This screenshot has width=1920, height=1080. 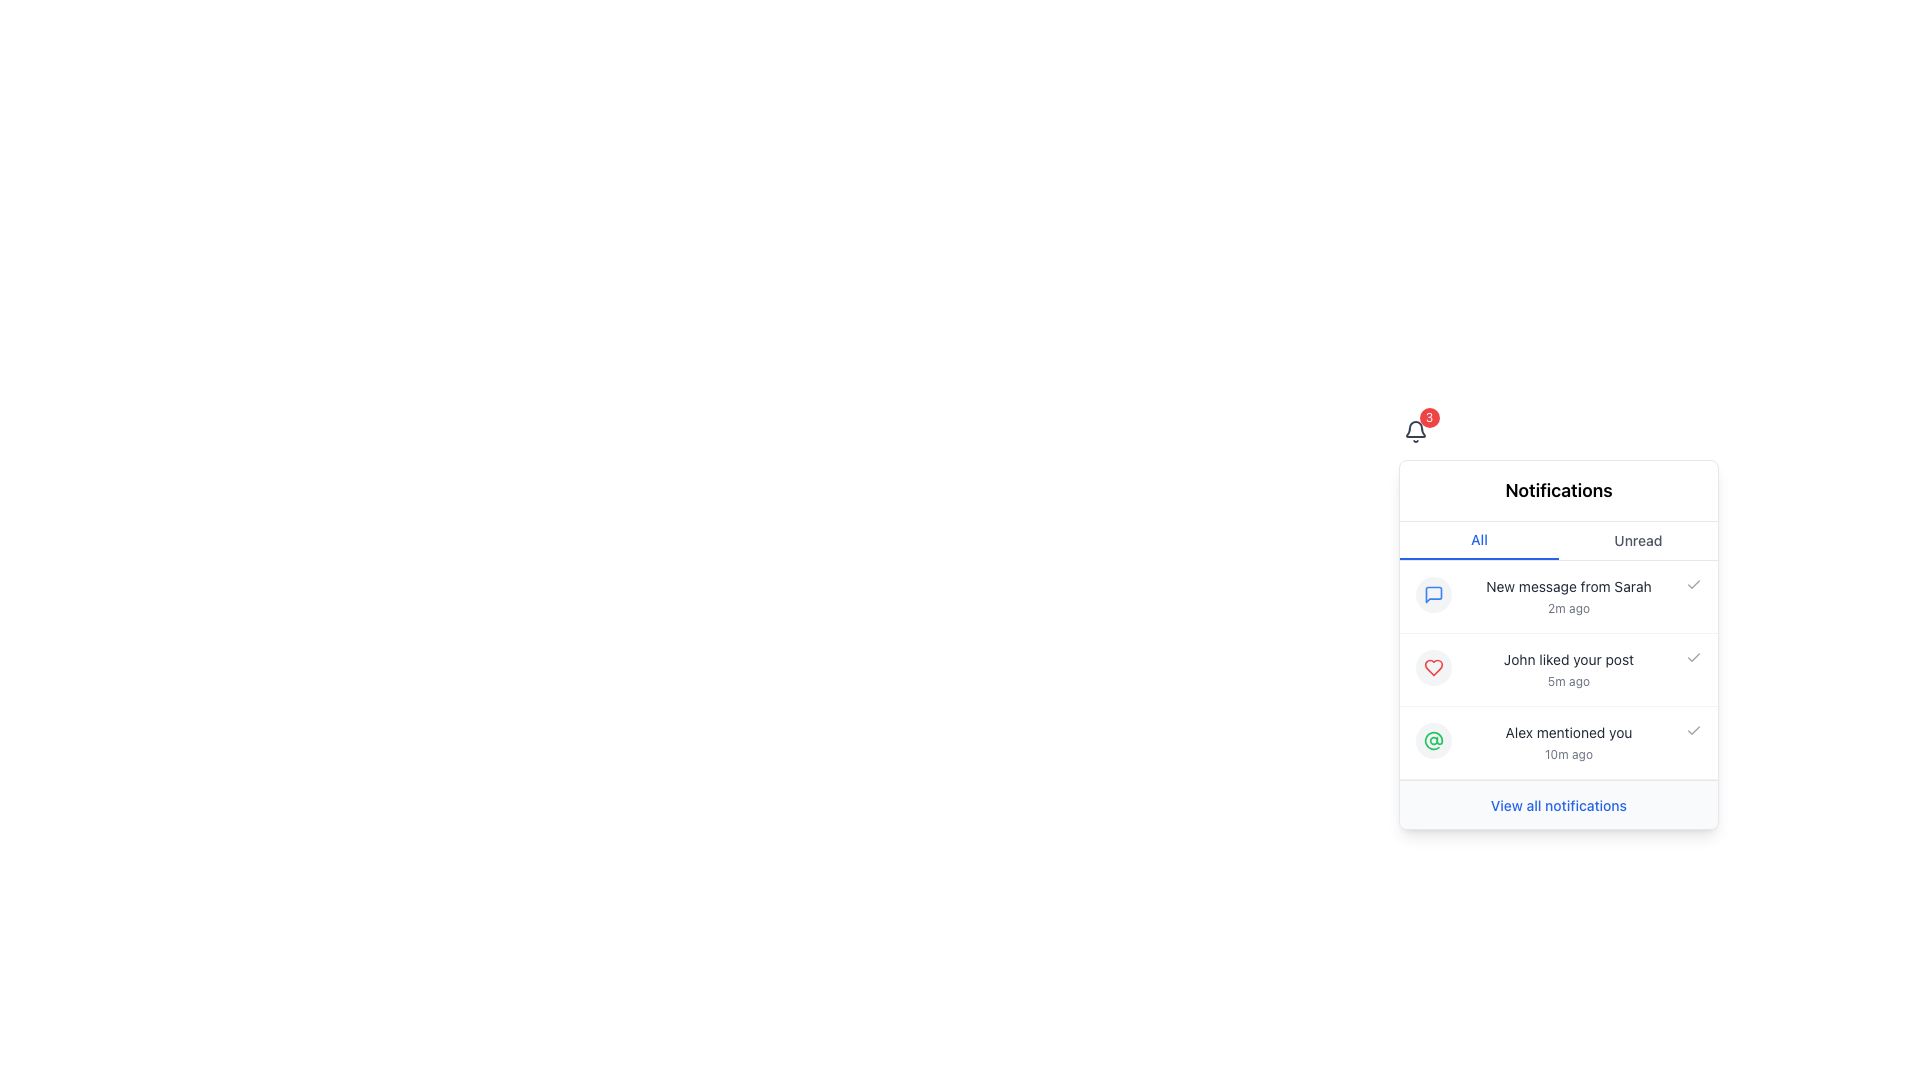 What do you see at coordinates (1693, 658) in the screenshot?
I see `the button that marks the notification about 'John liked your post' as read` at bounding box center [1693, 658].